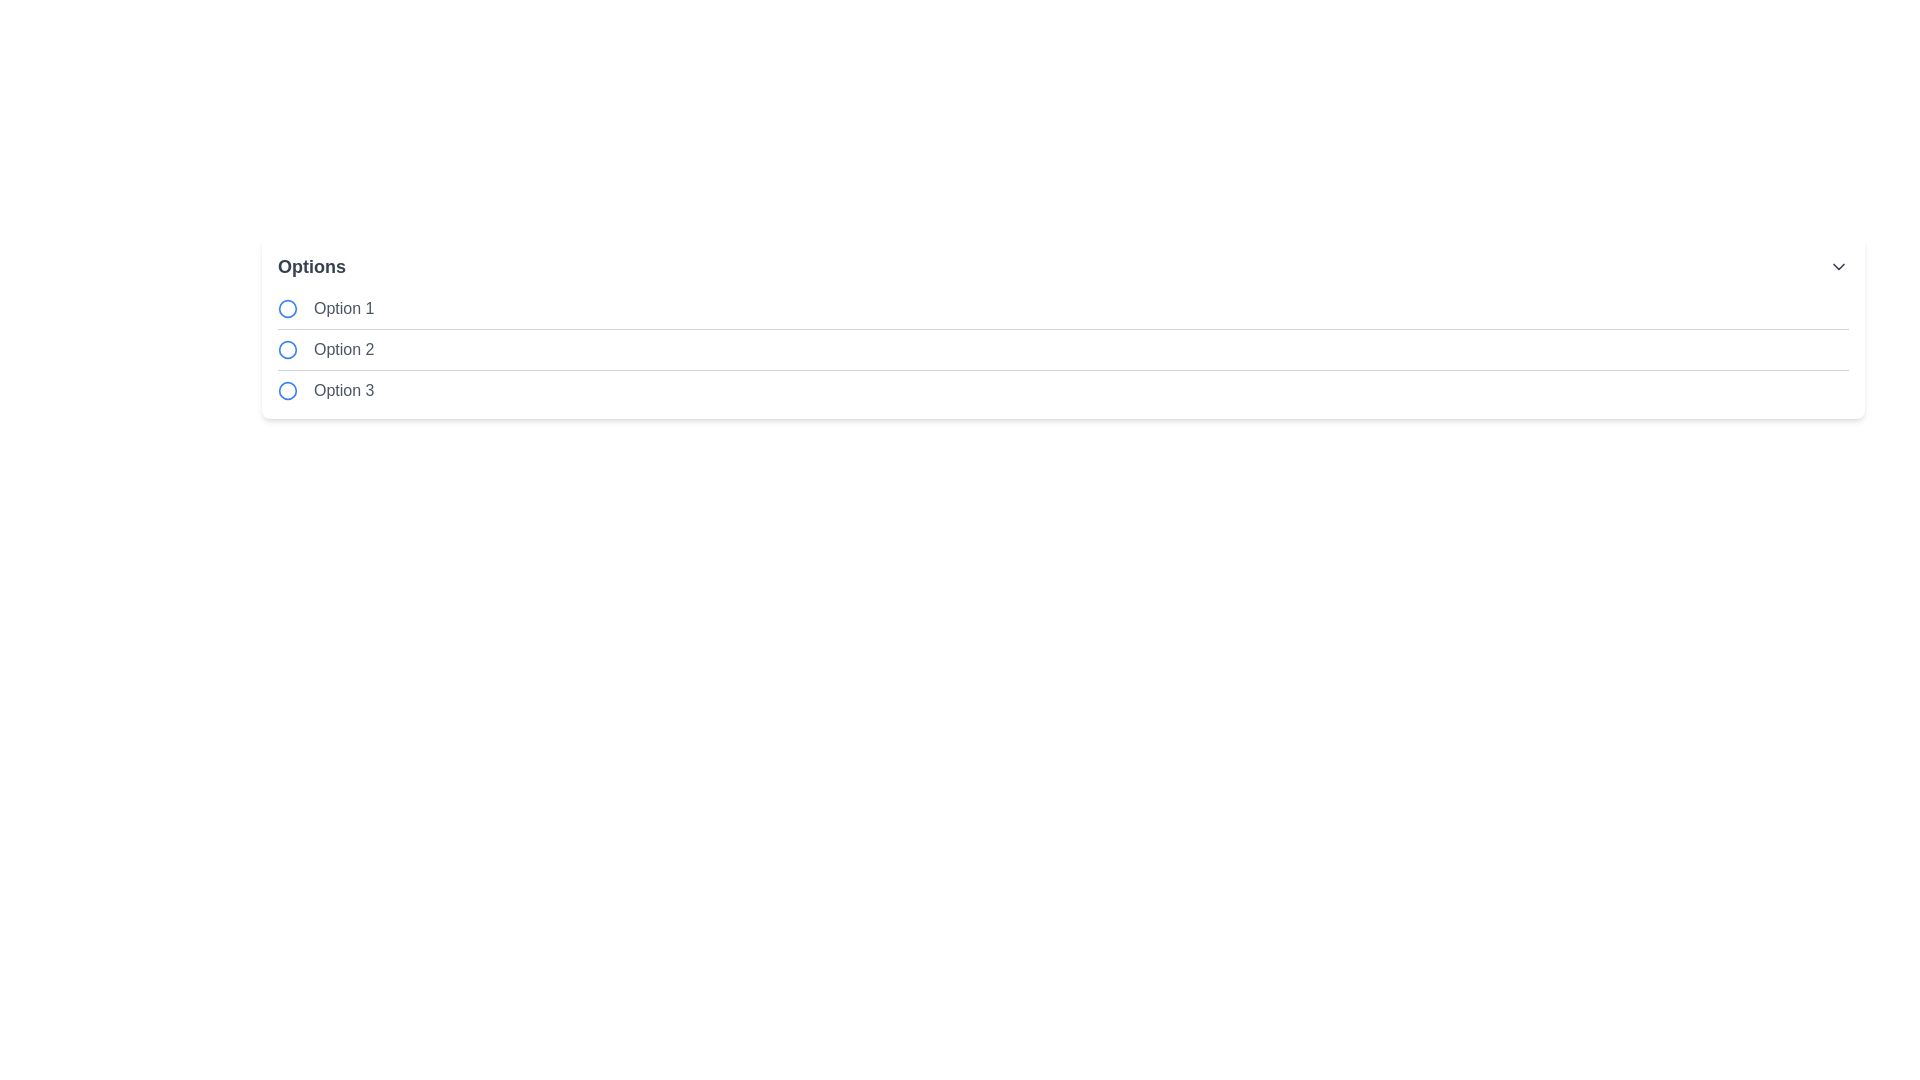 The width and height of the screenshot is (1920, 1080). I want to click on the radio button styled with a blue outline that is aligned with 'Option 3', so click(287, 390).